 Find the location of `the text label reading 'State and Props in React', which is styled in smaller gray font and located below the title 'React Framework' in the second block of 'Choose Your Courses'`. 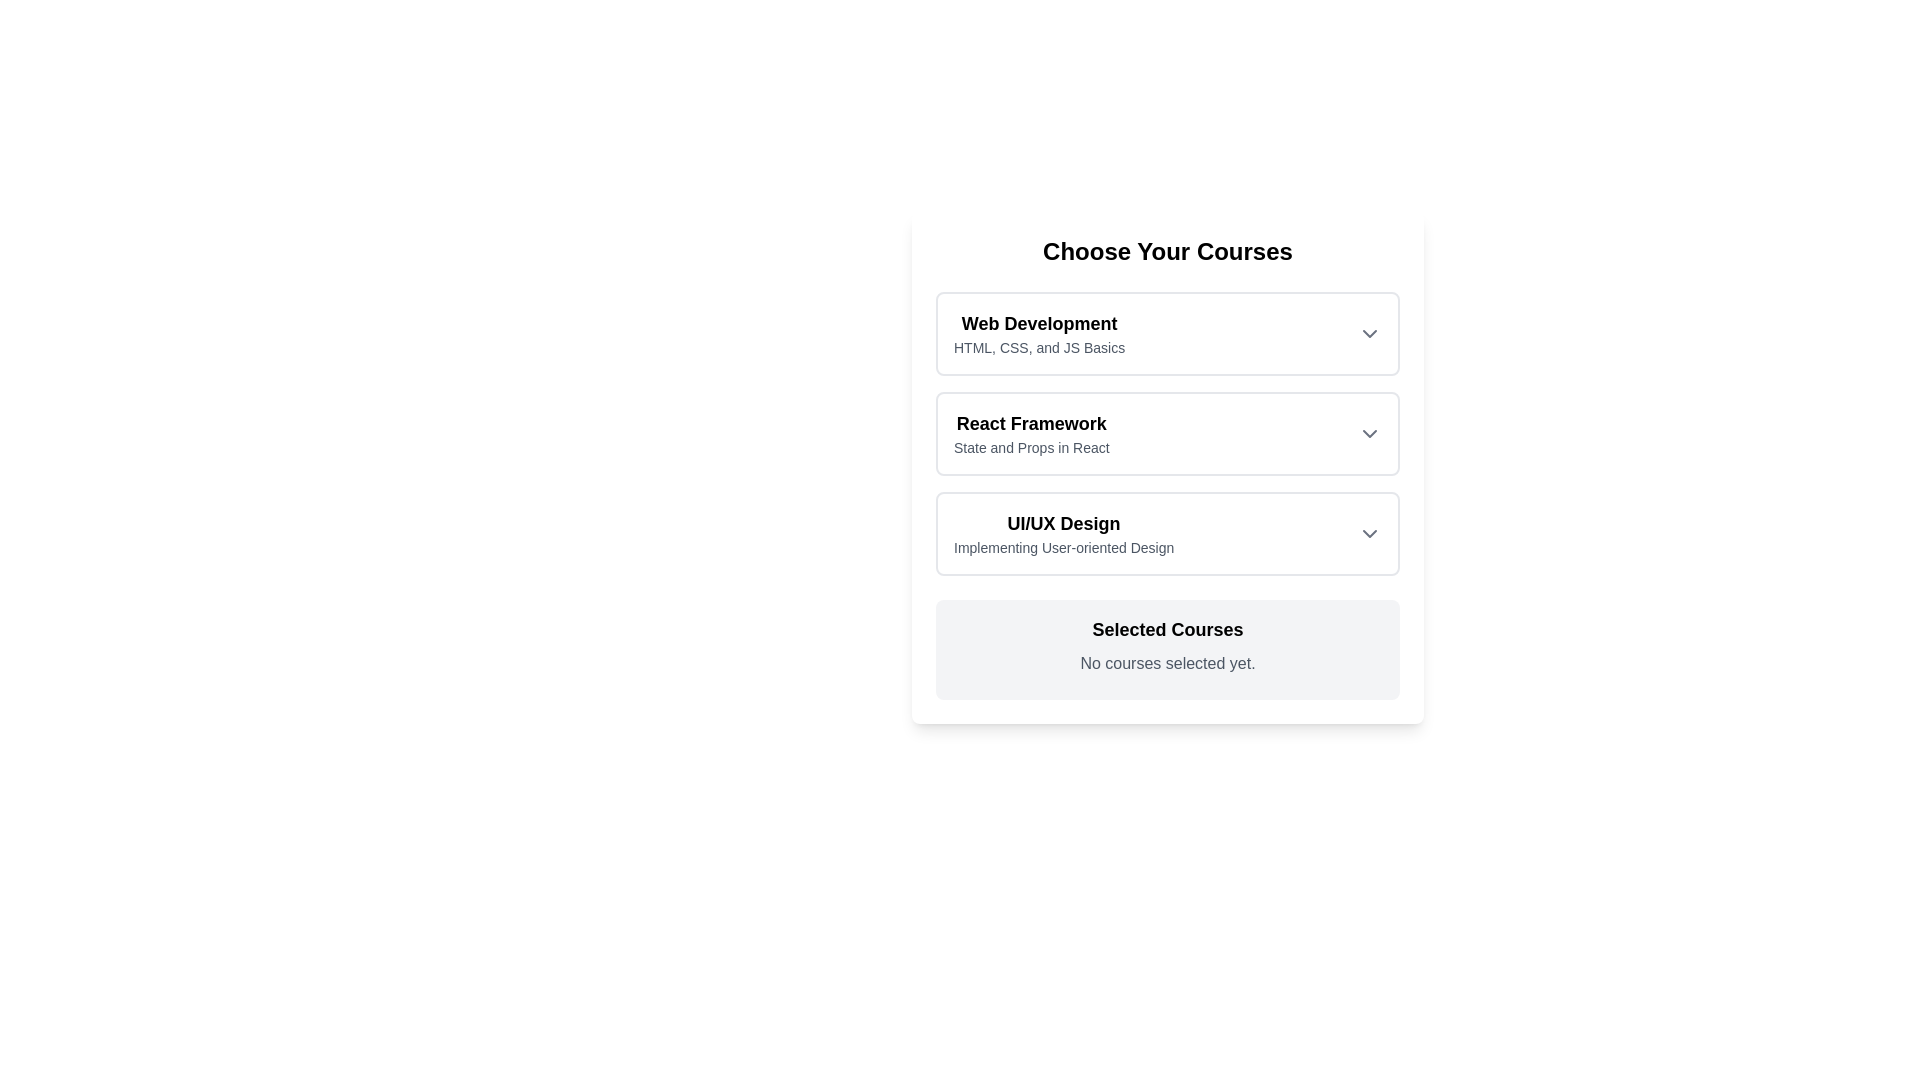

the text label reading 'State and Props in React', which is styled in smaller gray font and located below the title 'React Framework' in the second block of 'Choose Your Courses' is located at coordinates (1031, 446).